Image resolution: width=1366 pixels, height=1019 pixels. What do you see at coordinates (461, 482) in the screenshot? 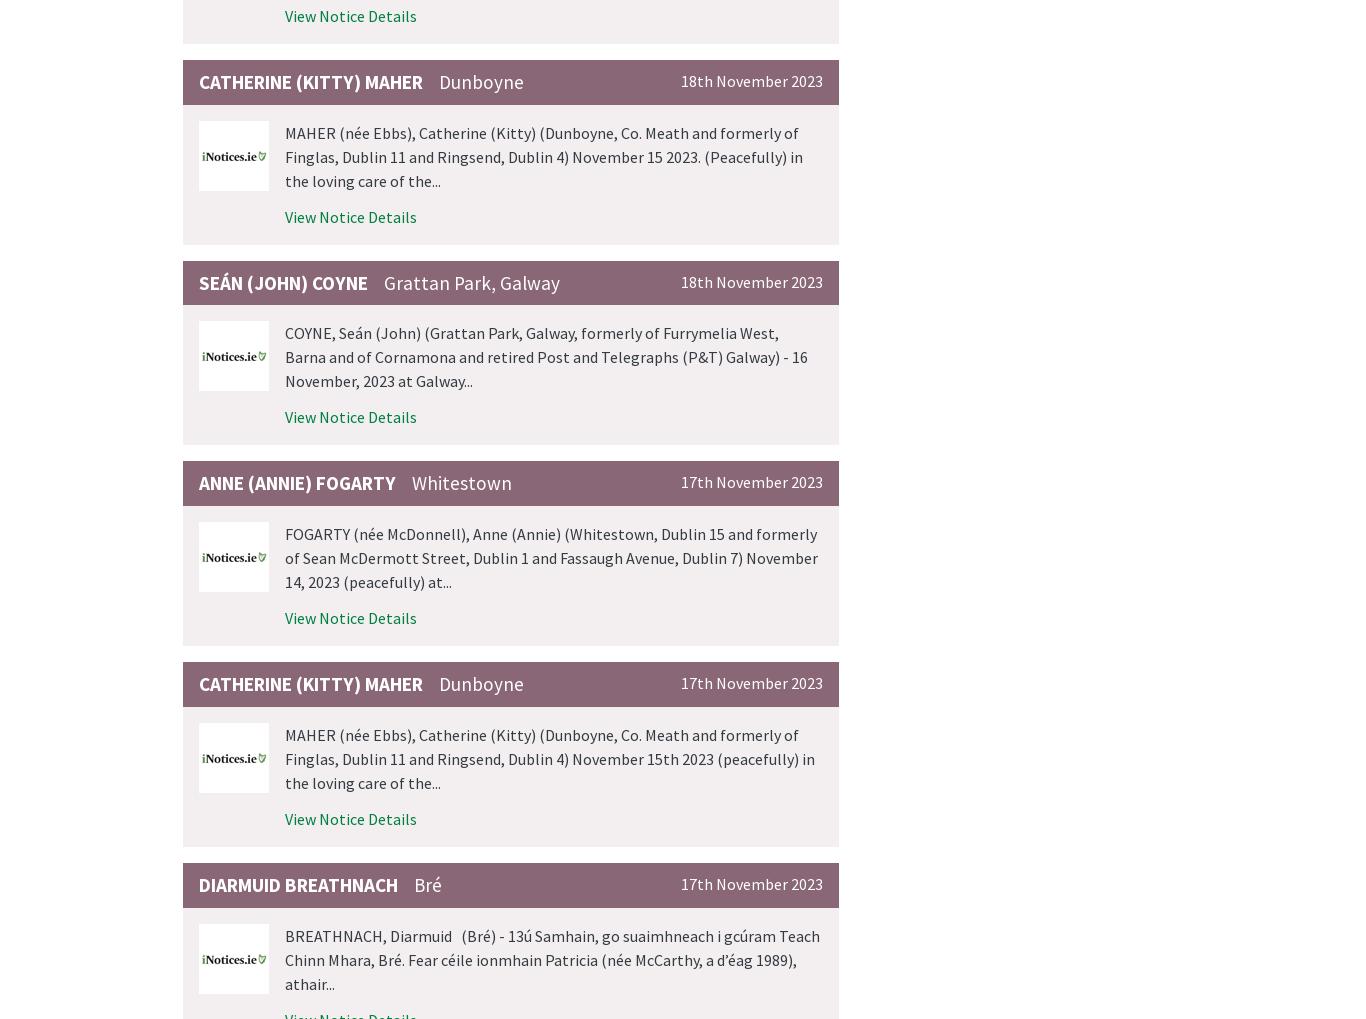
I see `'Whitestown'` at bounding box center [461, 482].